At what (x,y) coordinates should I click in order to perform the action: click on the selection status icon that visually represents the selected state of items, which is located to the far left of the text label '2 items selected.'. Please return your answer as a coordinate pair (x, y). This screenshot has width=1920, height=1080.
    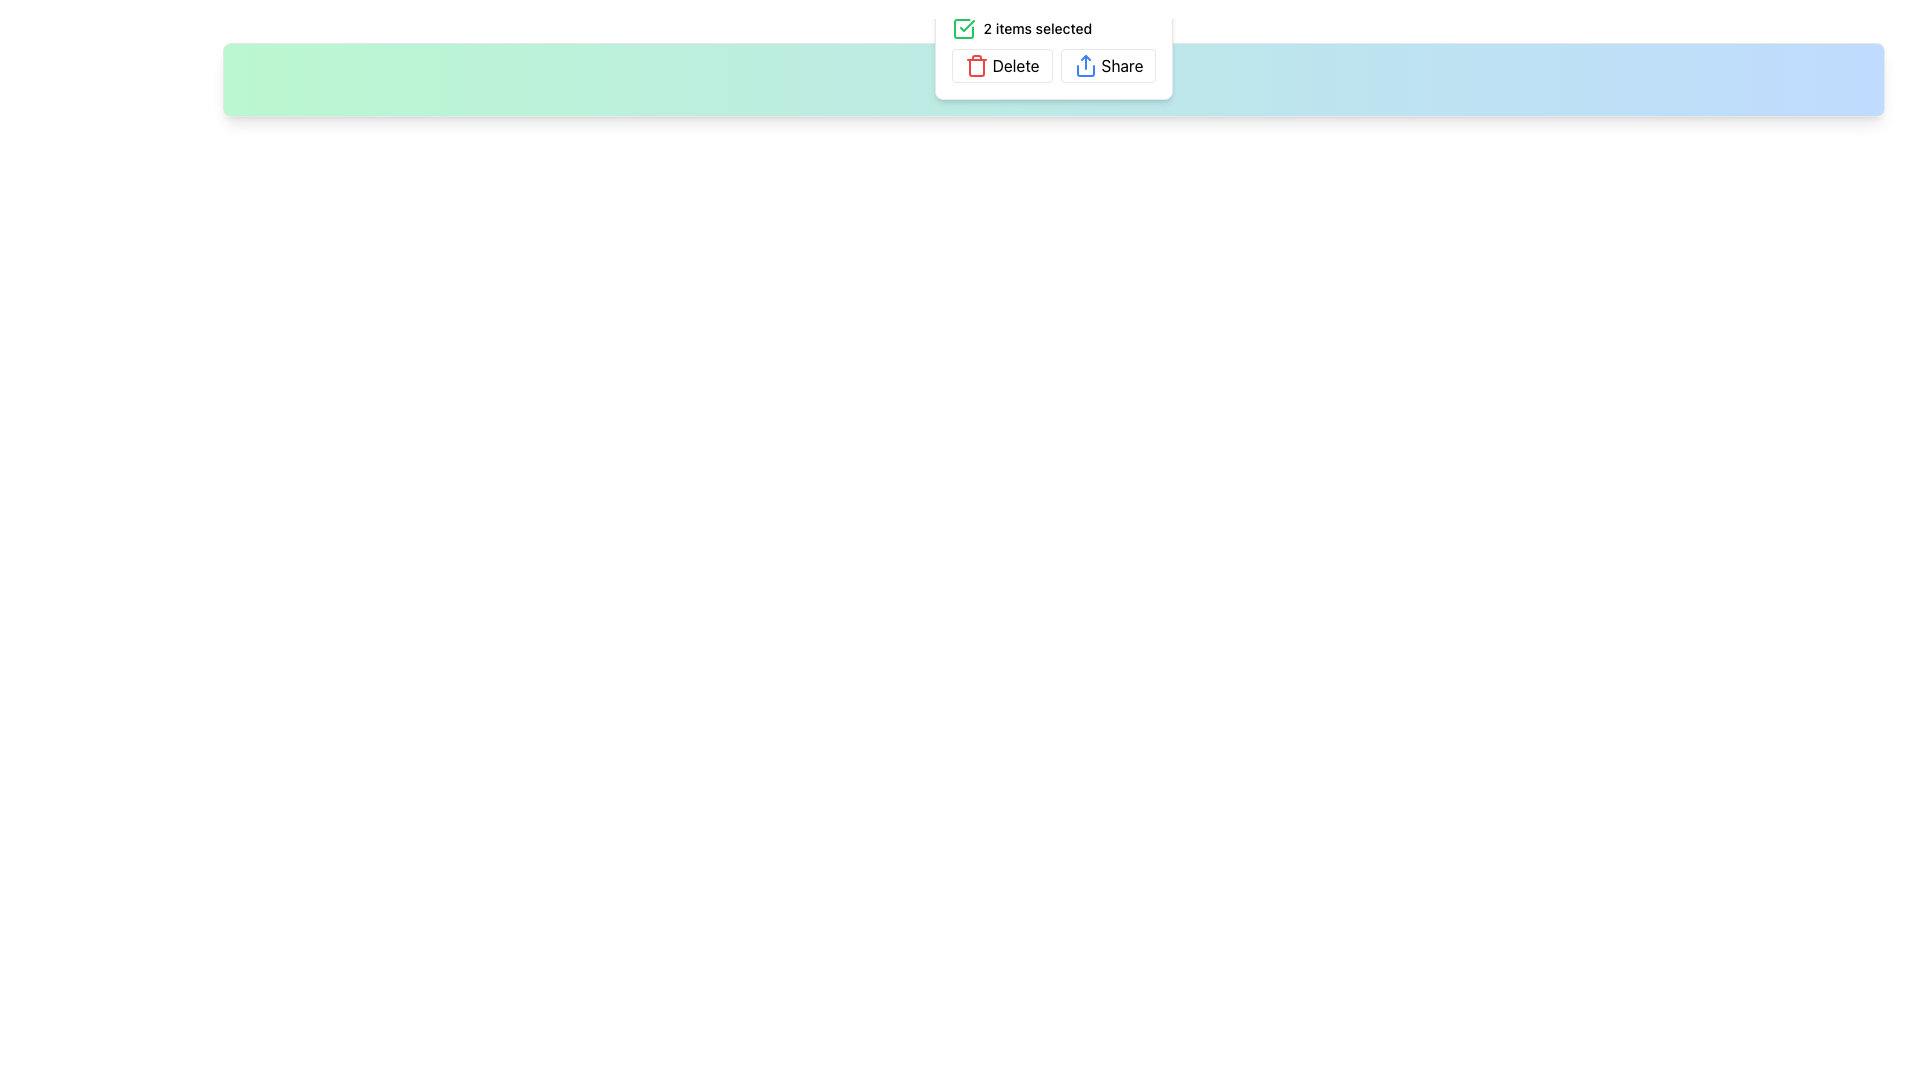
    Looking at the image, I should click on (963, 29).